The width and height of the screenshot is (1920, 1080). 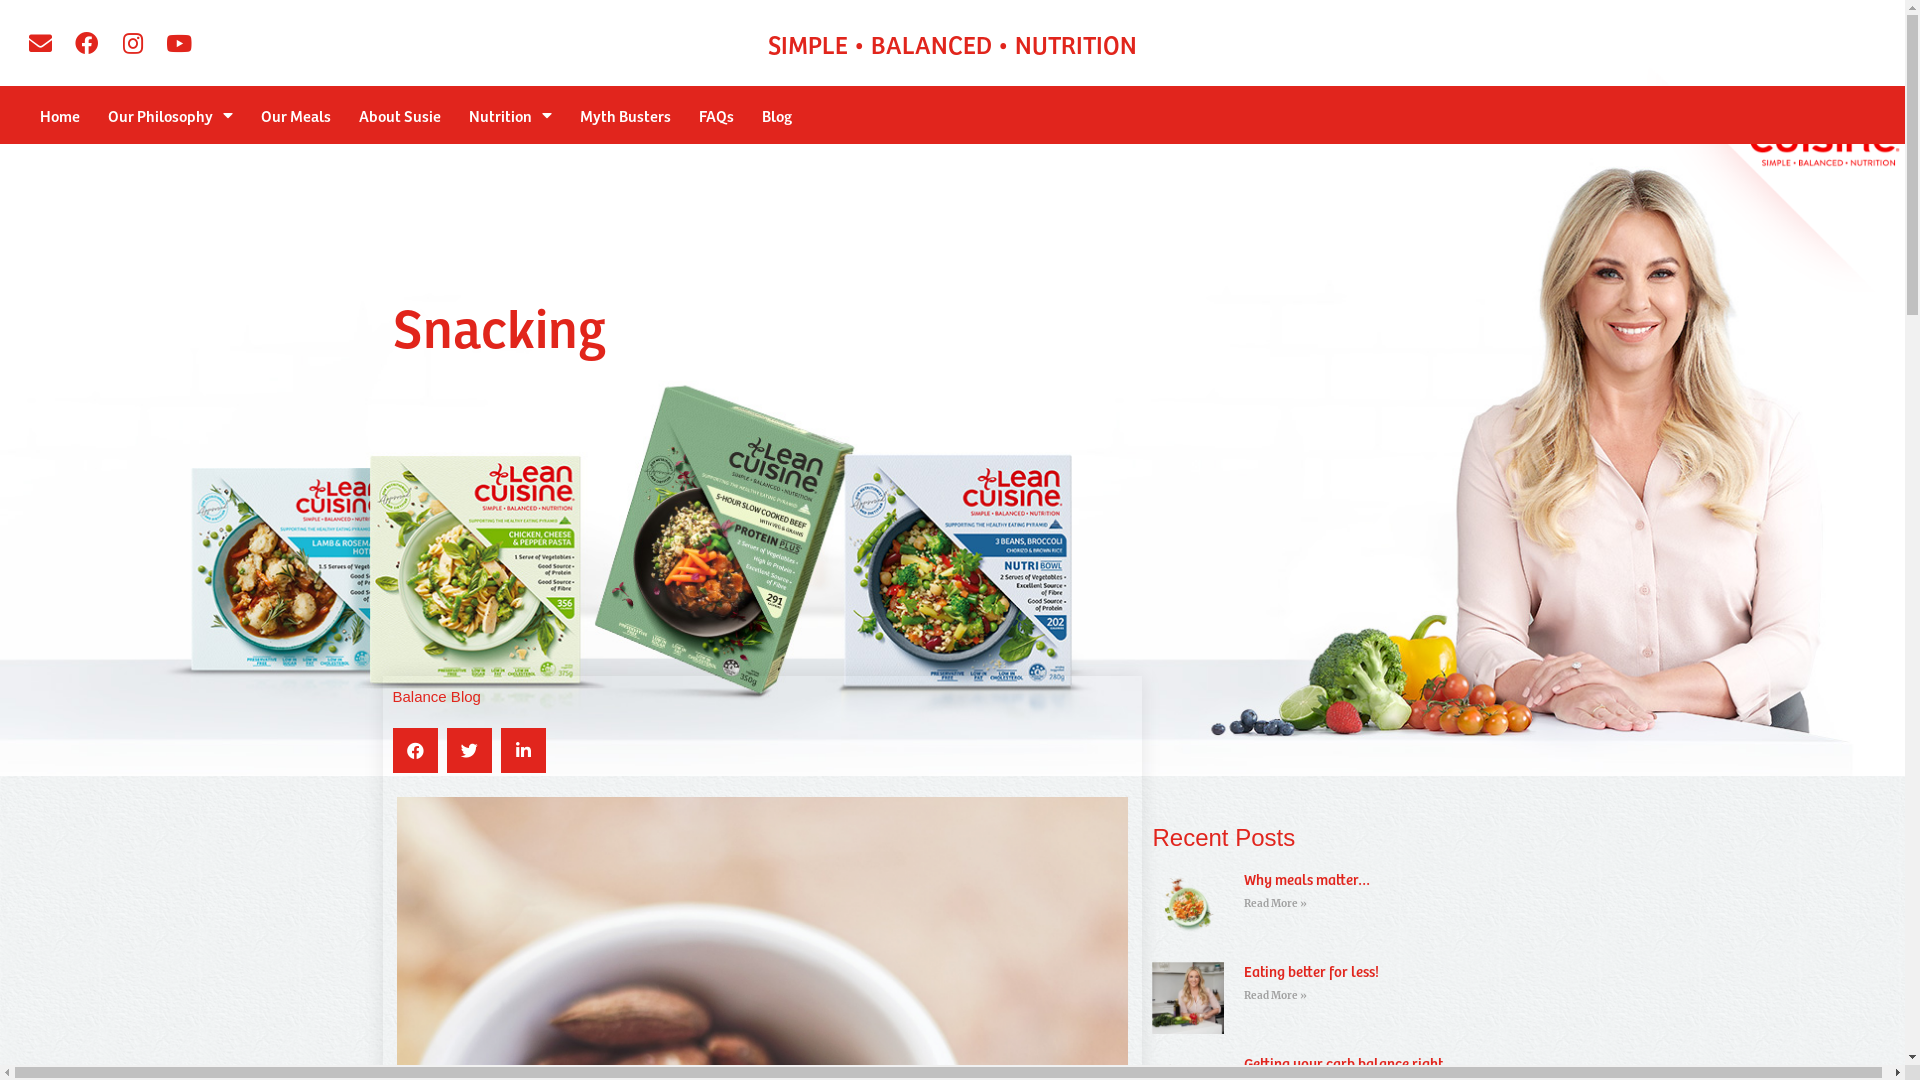 What do you see at coordinates (1343, 1062) in the screenshot?
I see `'Getting your carb balance right'` at bounding box center [1343, 1062].